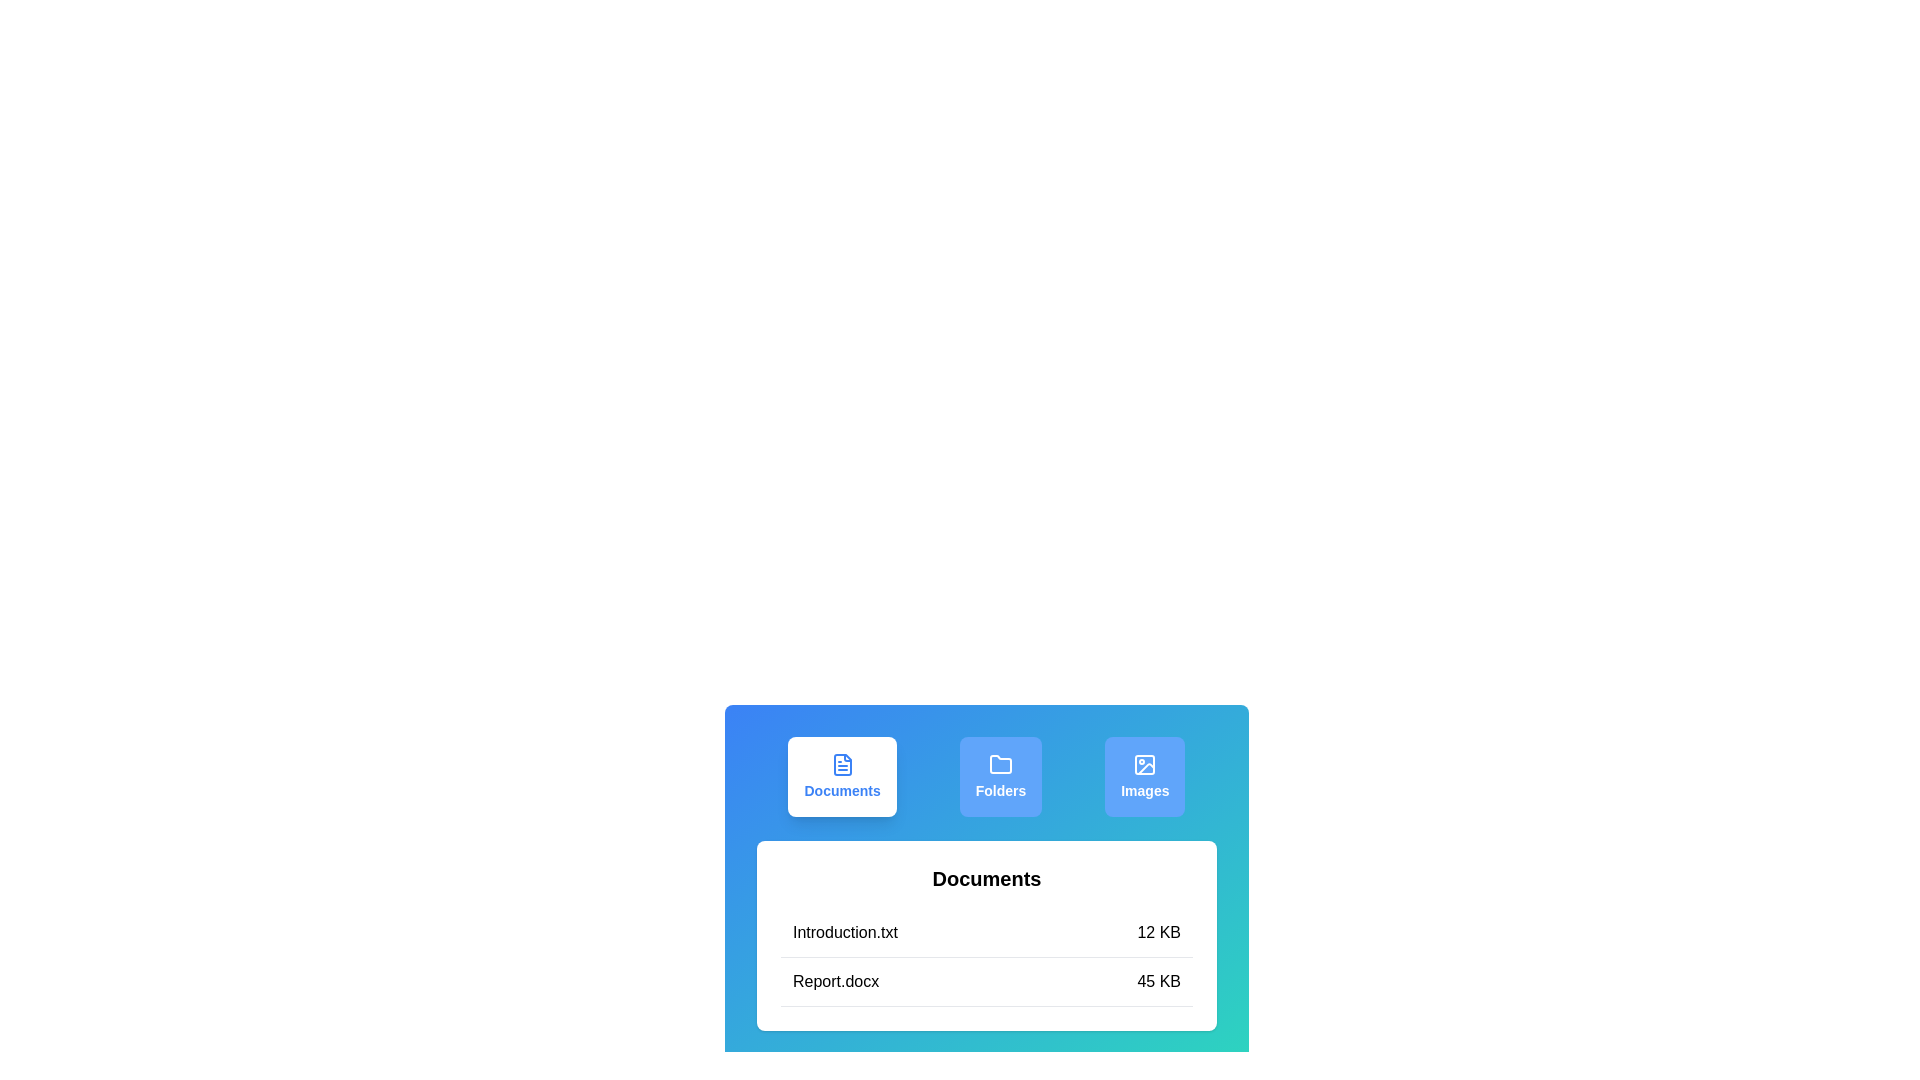  Describe the element at coordinates (836, 981) in the screenshot. I see `the 'Report.docx' text label located in the lower section of the 'Documents' pane` at that location.